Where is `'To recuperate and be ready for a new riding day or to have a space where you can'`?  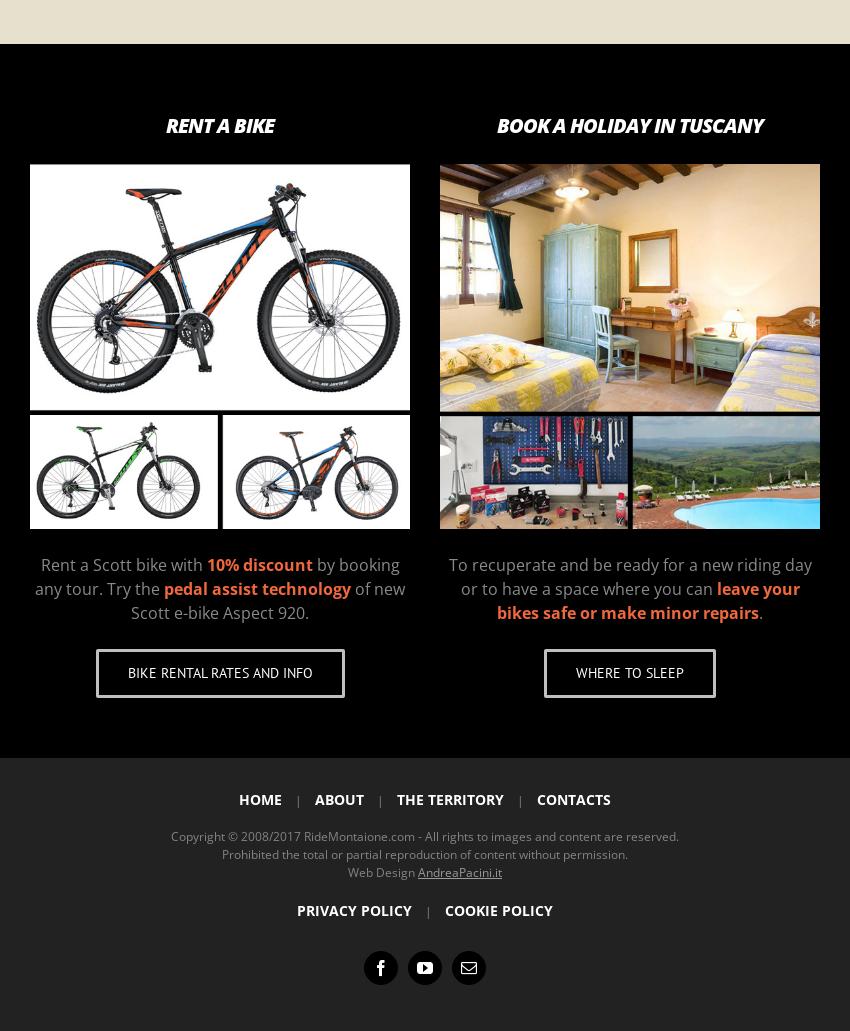
'To recuperate and be ready for a new riding day or to have a space where you can' is located at coordinates (628, 575).